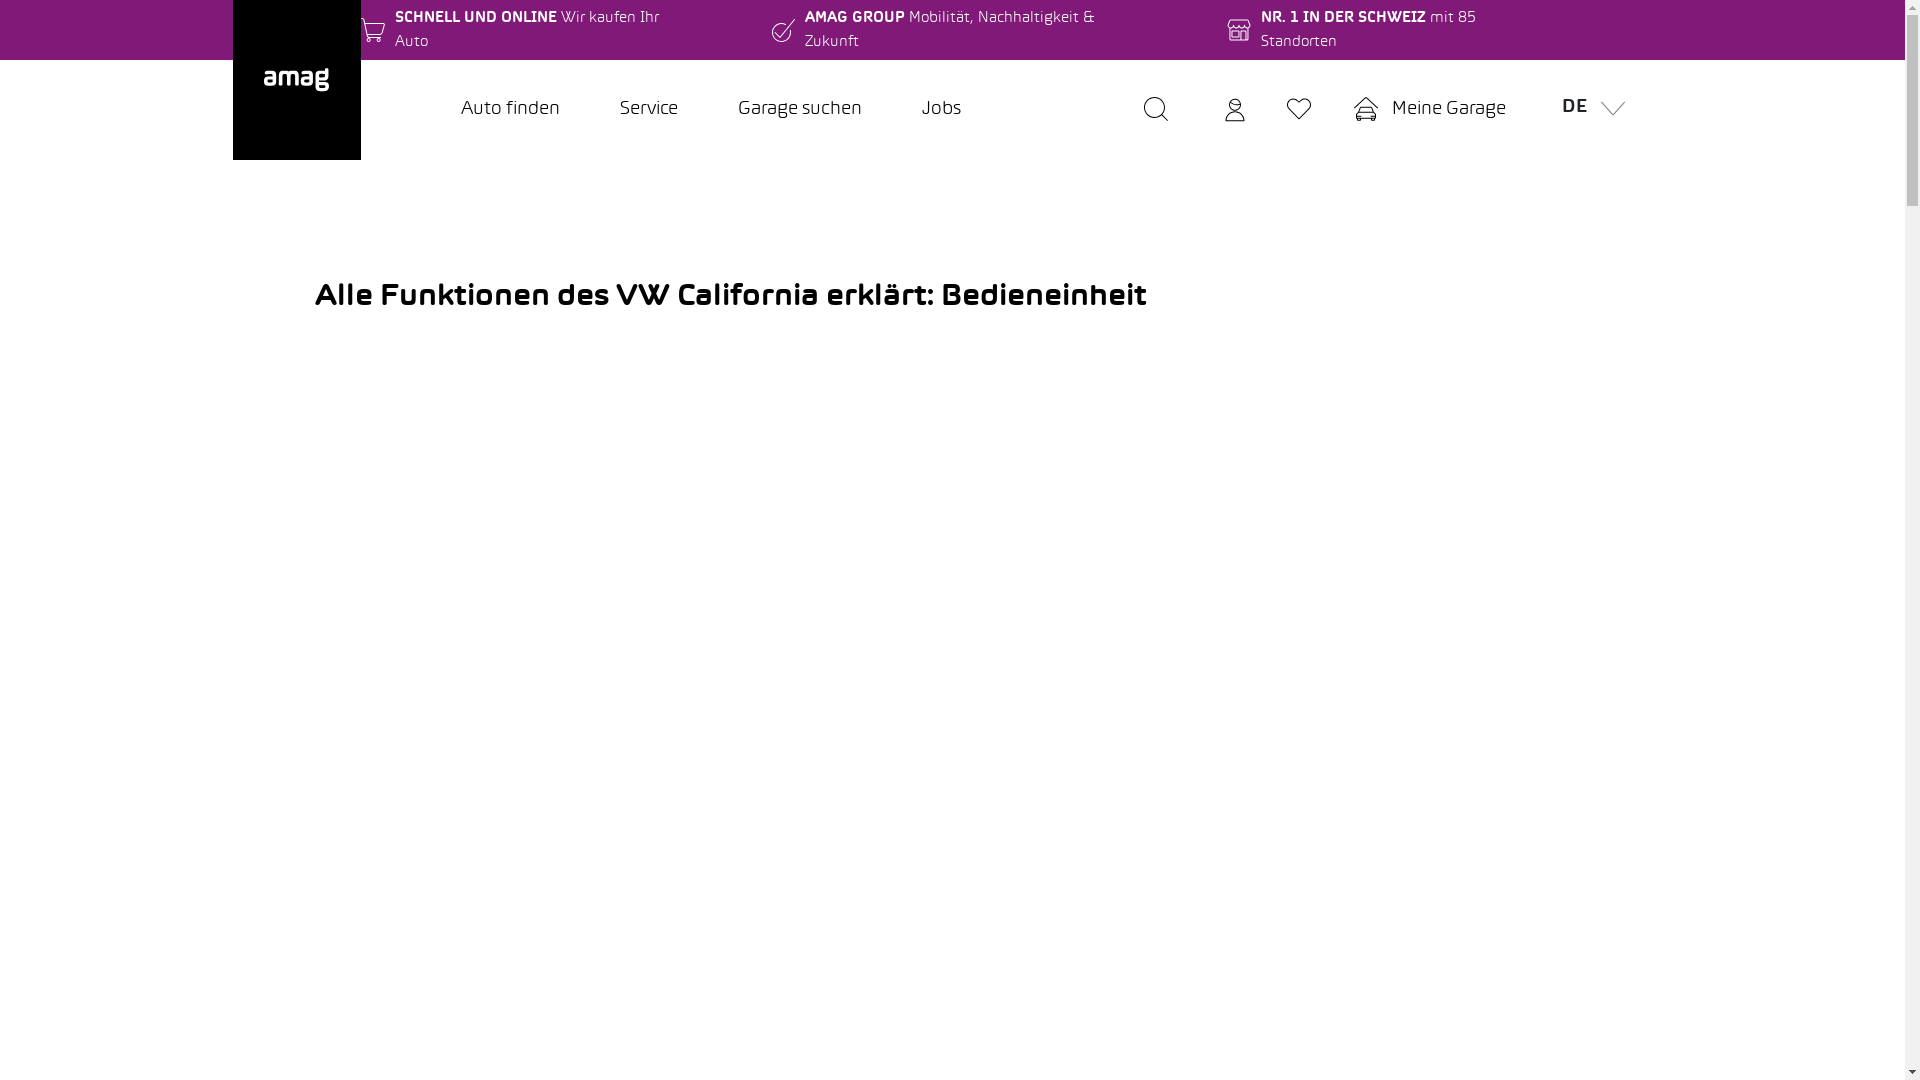  Describe the element at coordinates (940, 110) in the screenshot. I see `'Jobs'` at that location.